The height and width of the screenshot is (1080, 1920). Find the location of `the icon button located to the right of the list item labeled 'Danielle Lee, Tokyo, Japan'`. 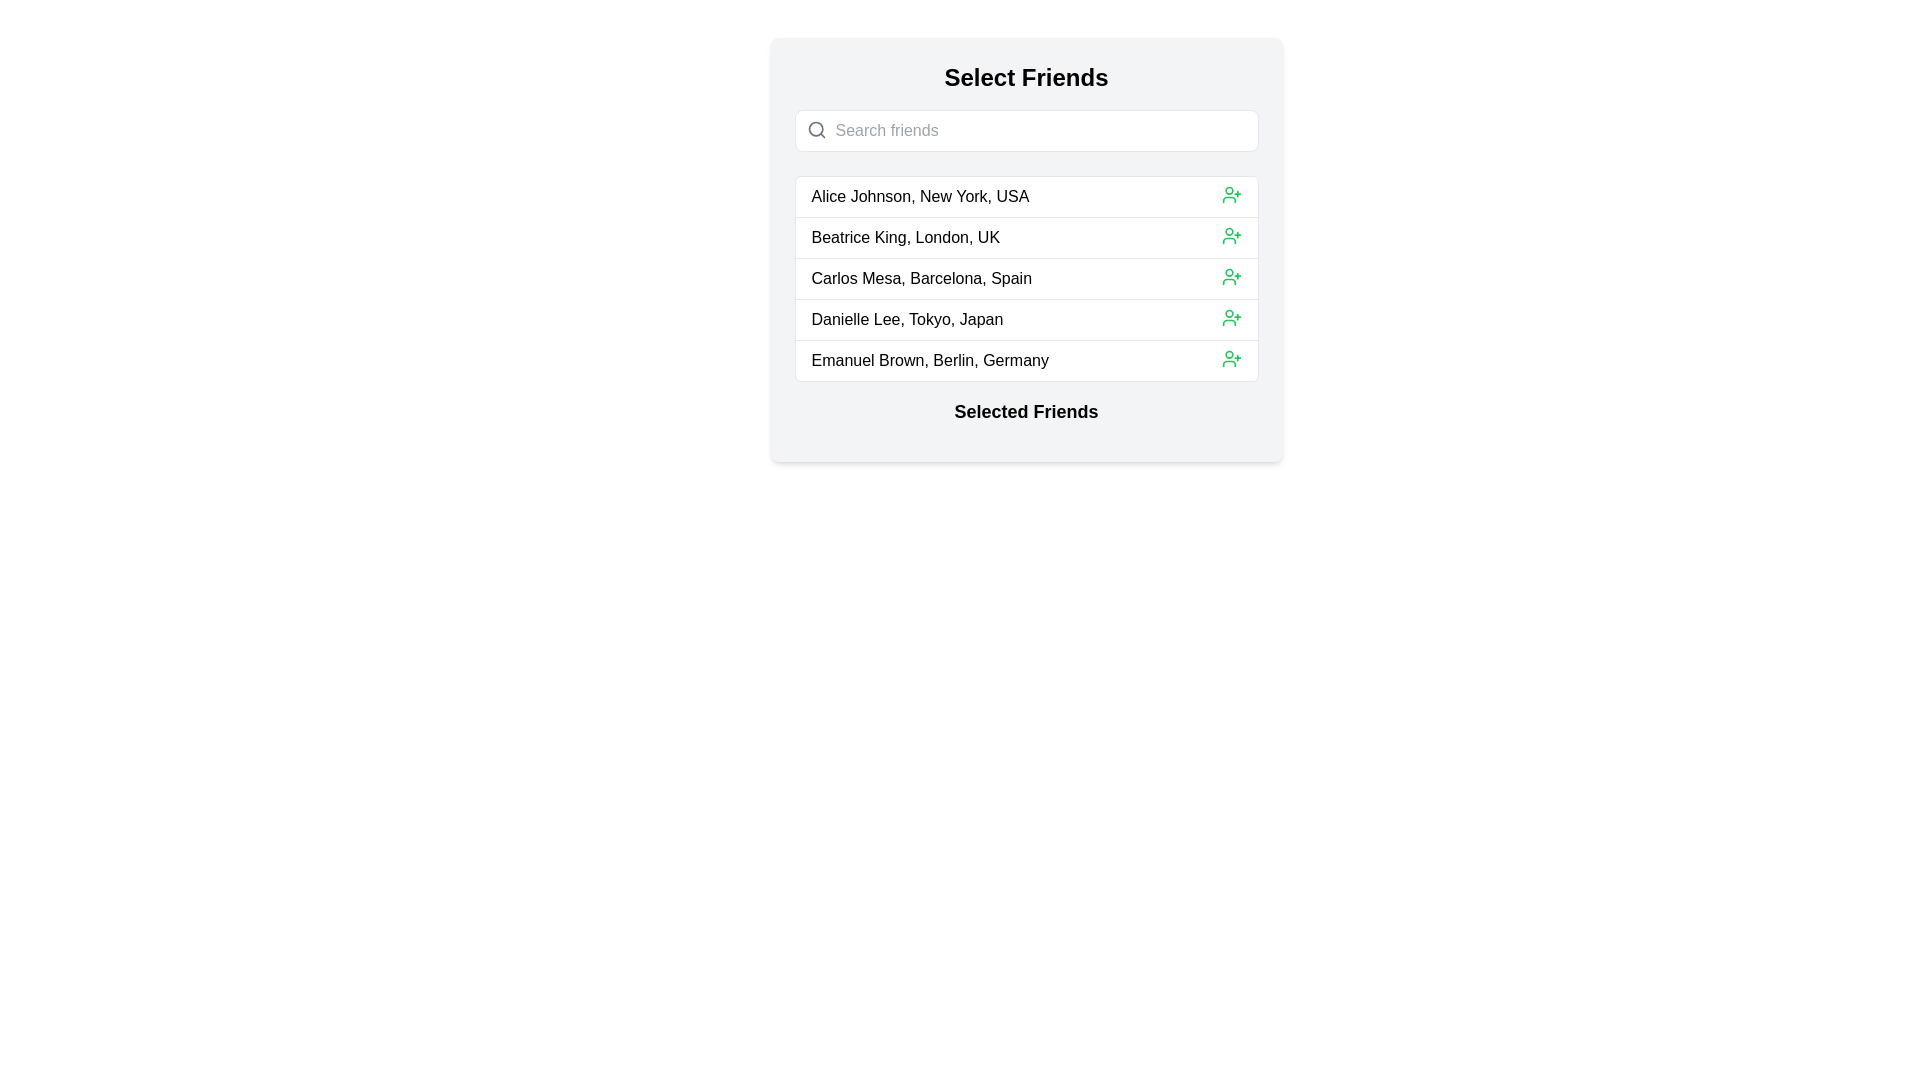

the icon button located to the right of the list item labeled 'Danielle Lee, Tokyo, Japan' is located at coordinates (1230, 316).